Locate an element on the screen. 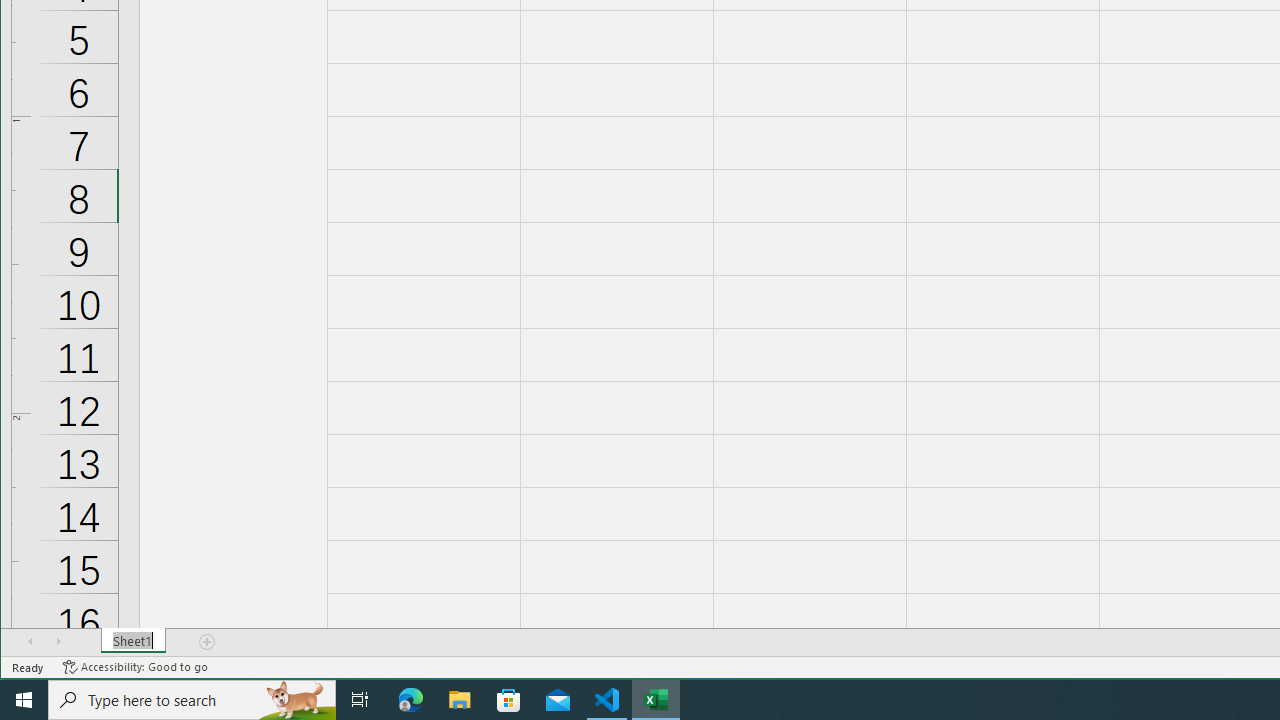 This screenshot has height=720, width=1280. 'Task View' is located at coordinates (359, 698).